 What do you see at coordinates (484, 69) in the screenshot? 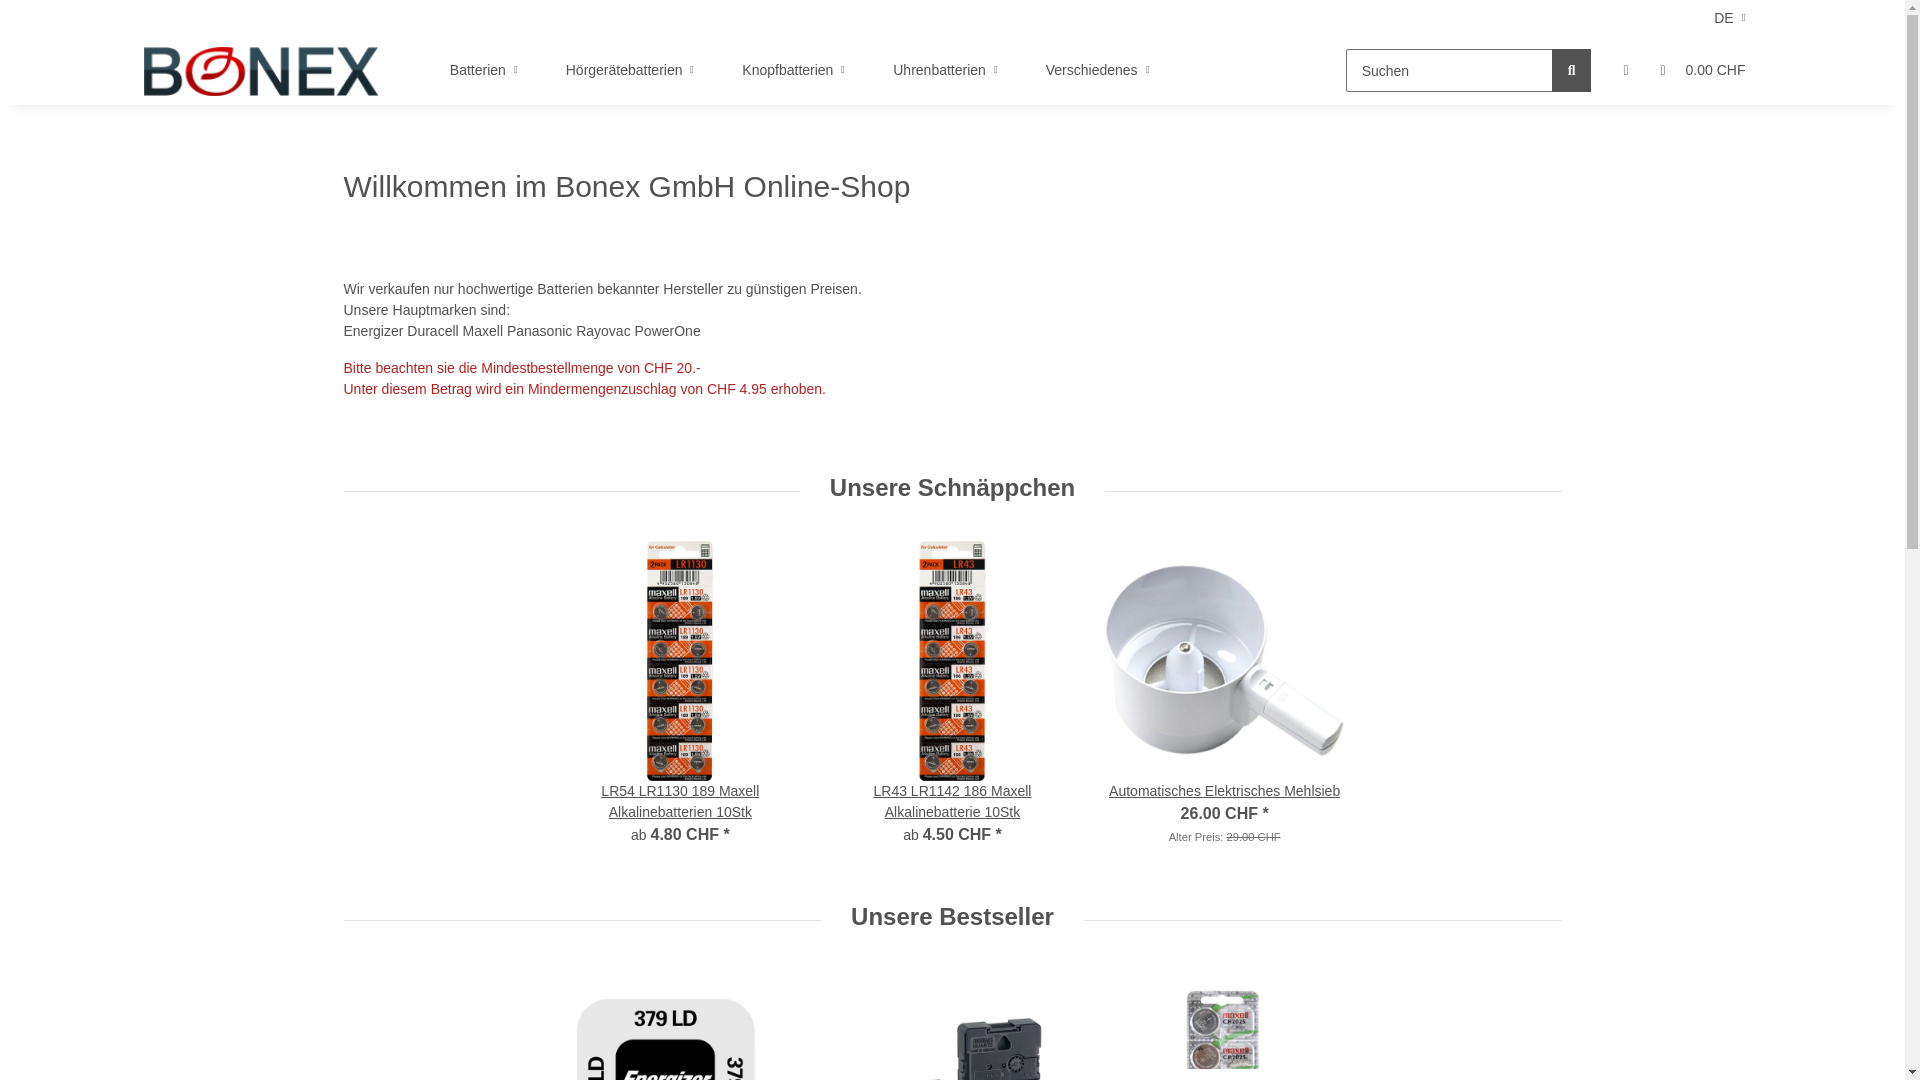
I see `'Batterien'` at bounding box center [484, 69].